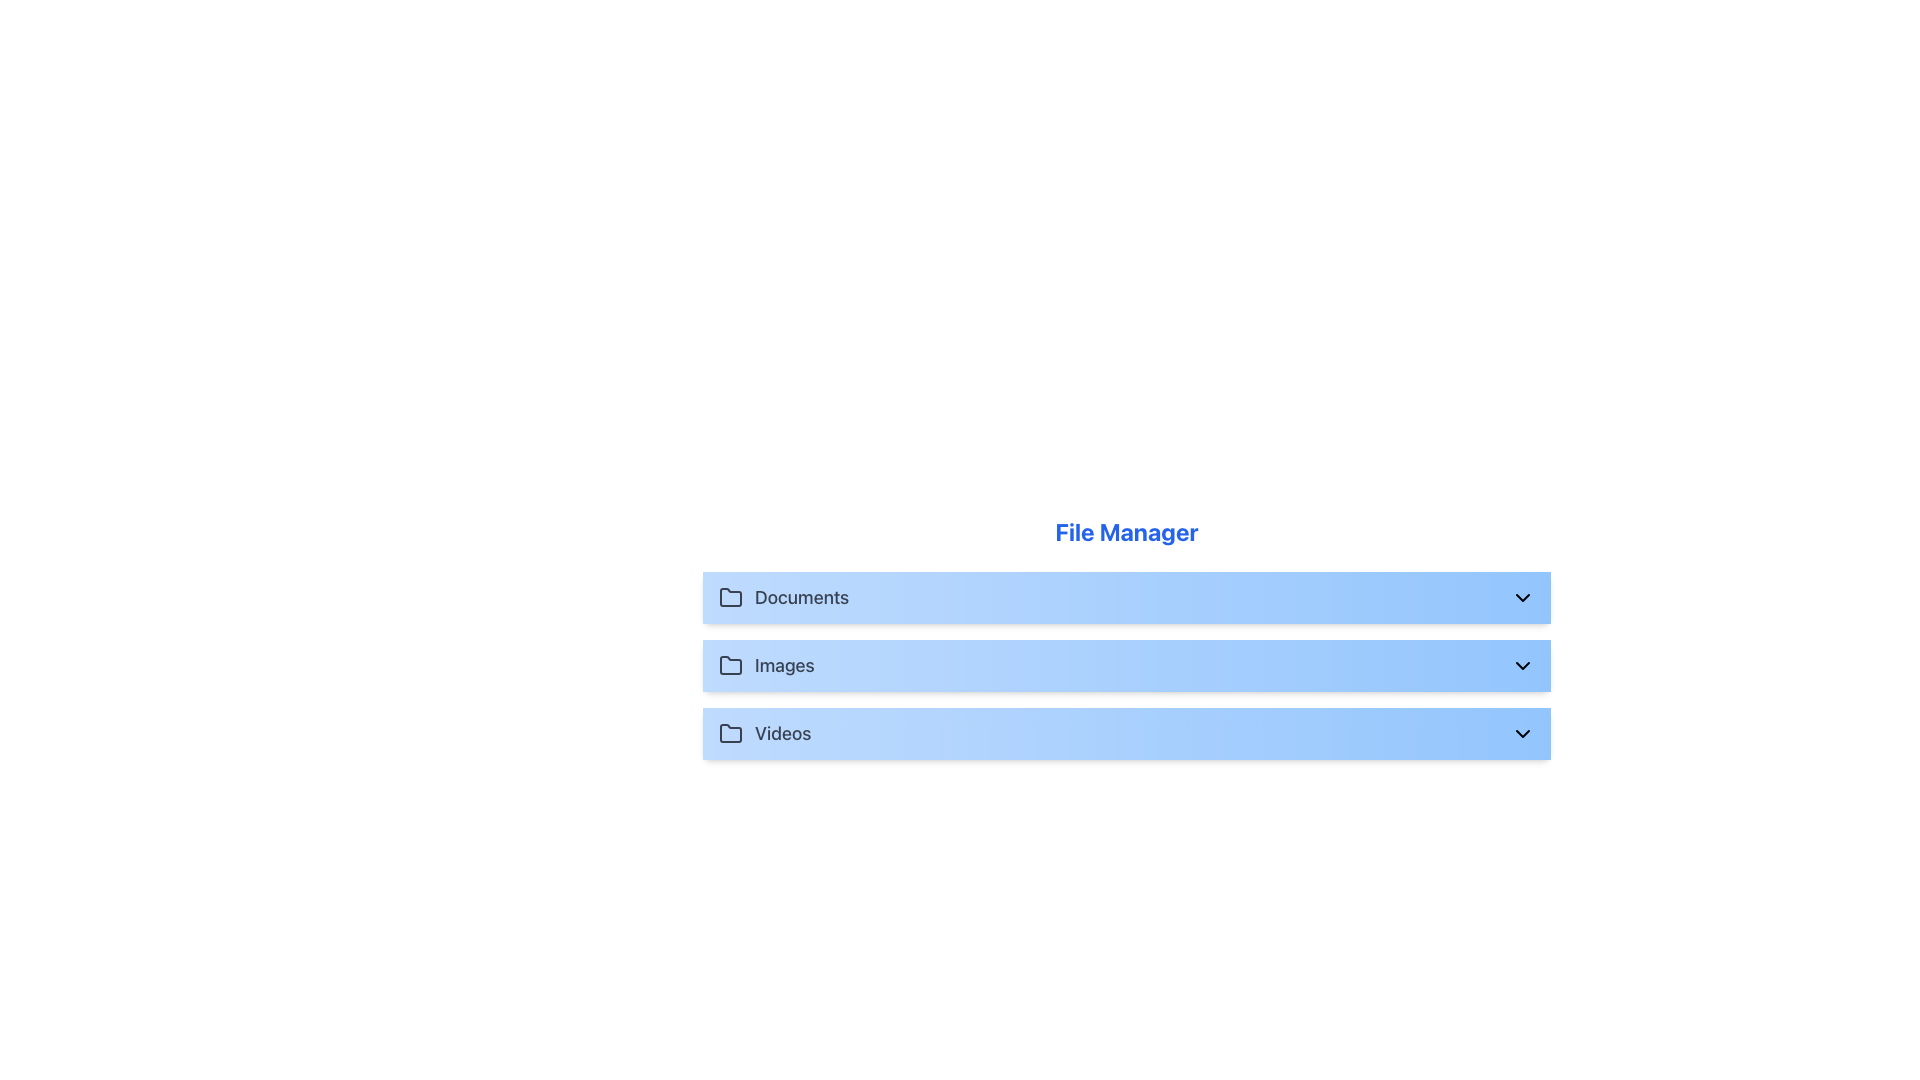 The width and height of the screenshot is (1920, 1080). Describe the element at coordinates (1127, 645) in the screenshot. I see `the chevron icon of the 'Images' folder tab component` at that location.